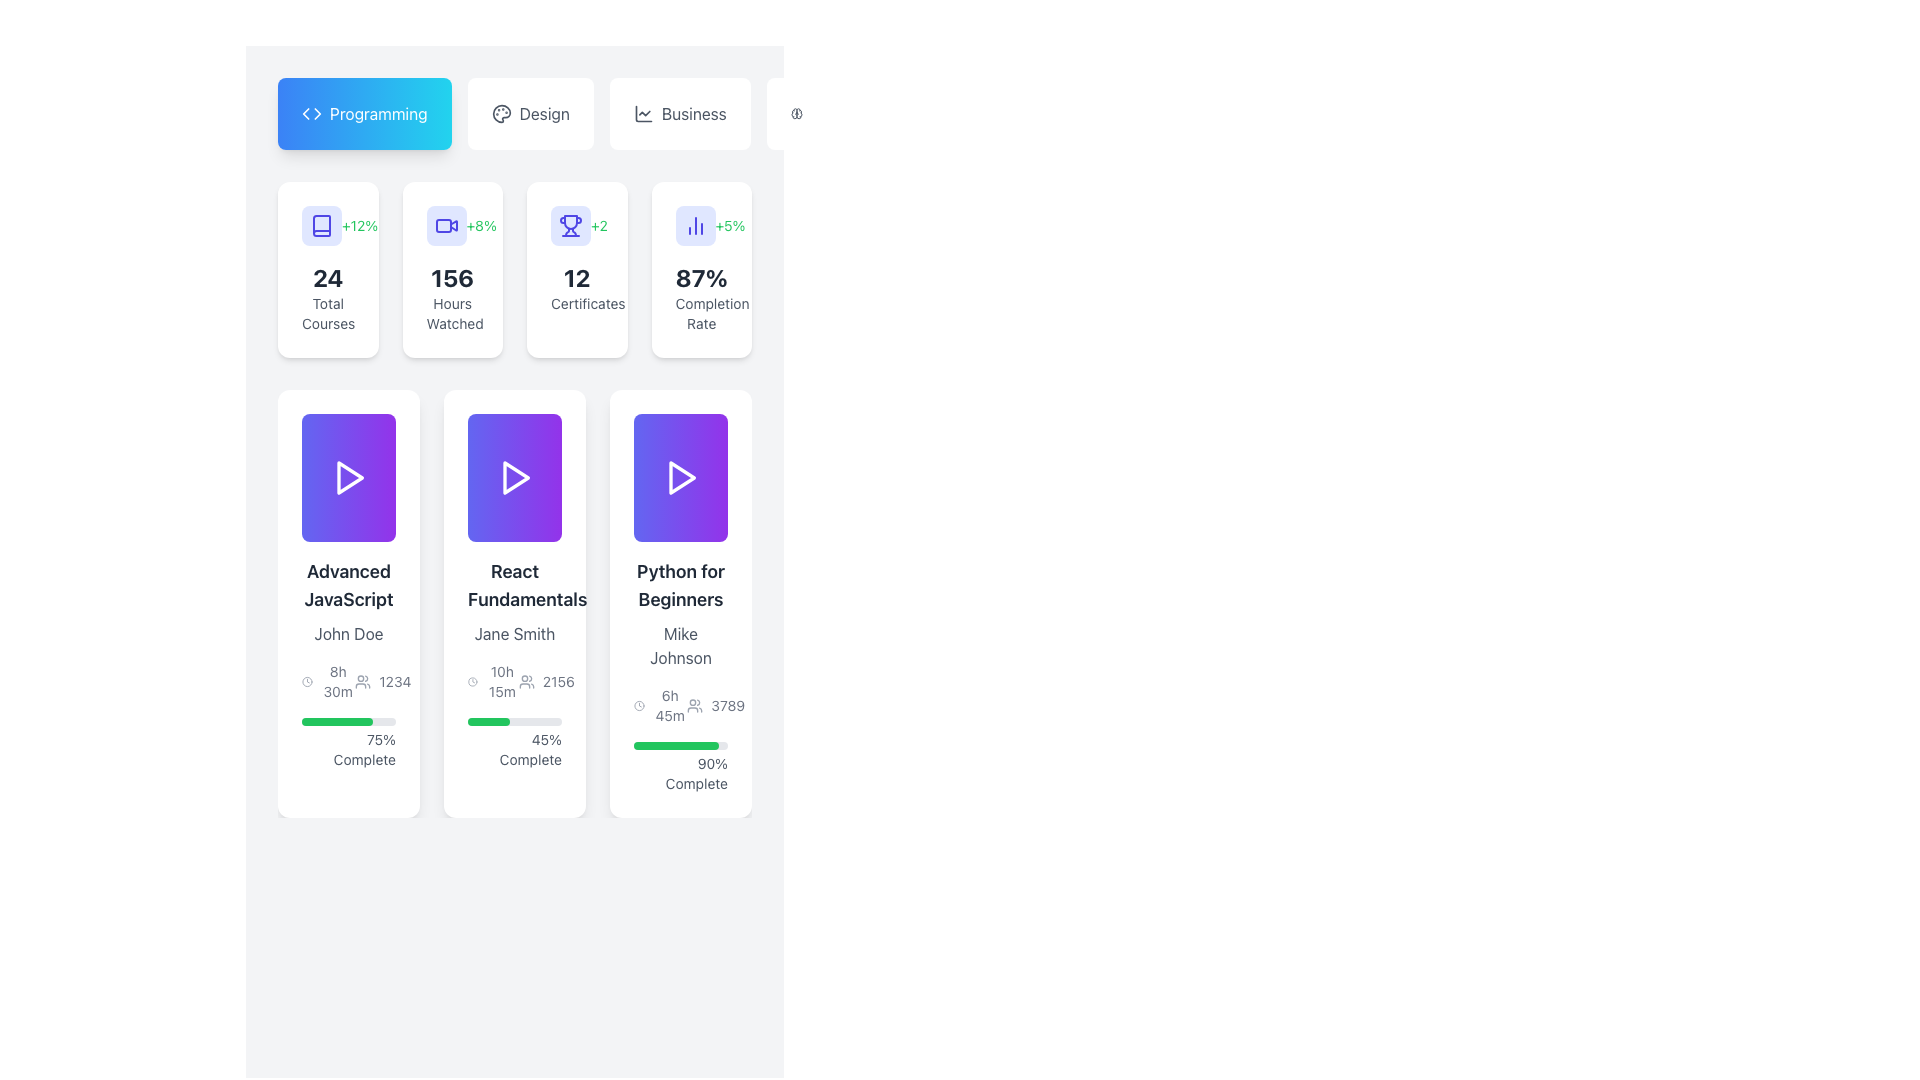  Describe the element at coordinates (321, 225) in the screenshot. I see `the small book icon in the upper-left region of the interface` at that location.